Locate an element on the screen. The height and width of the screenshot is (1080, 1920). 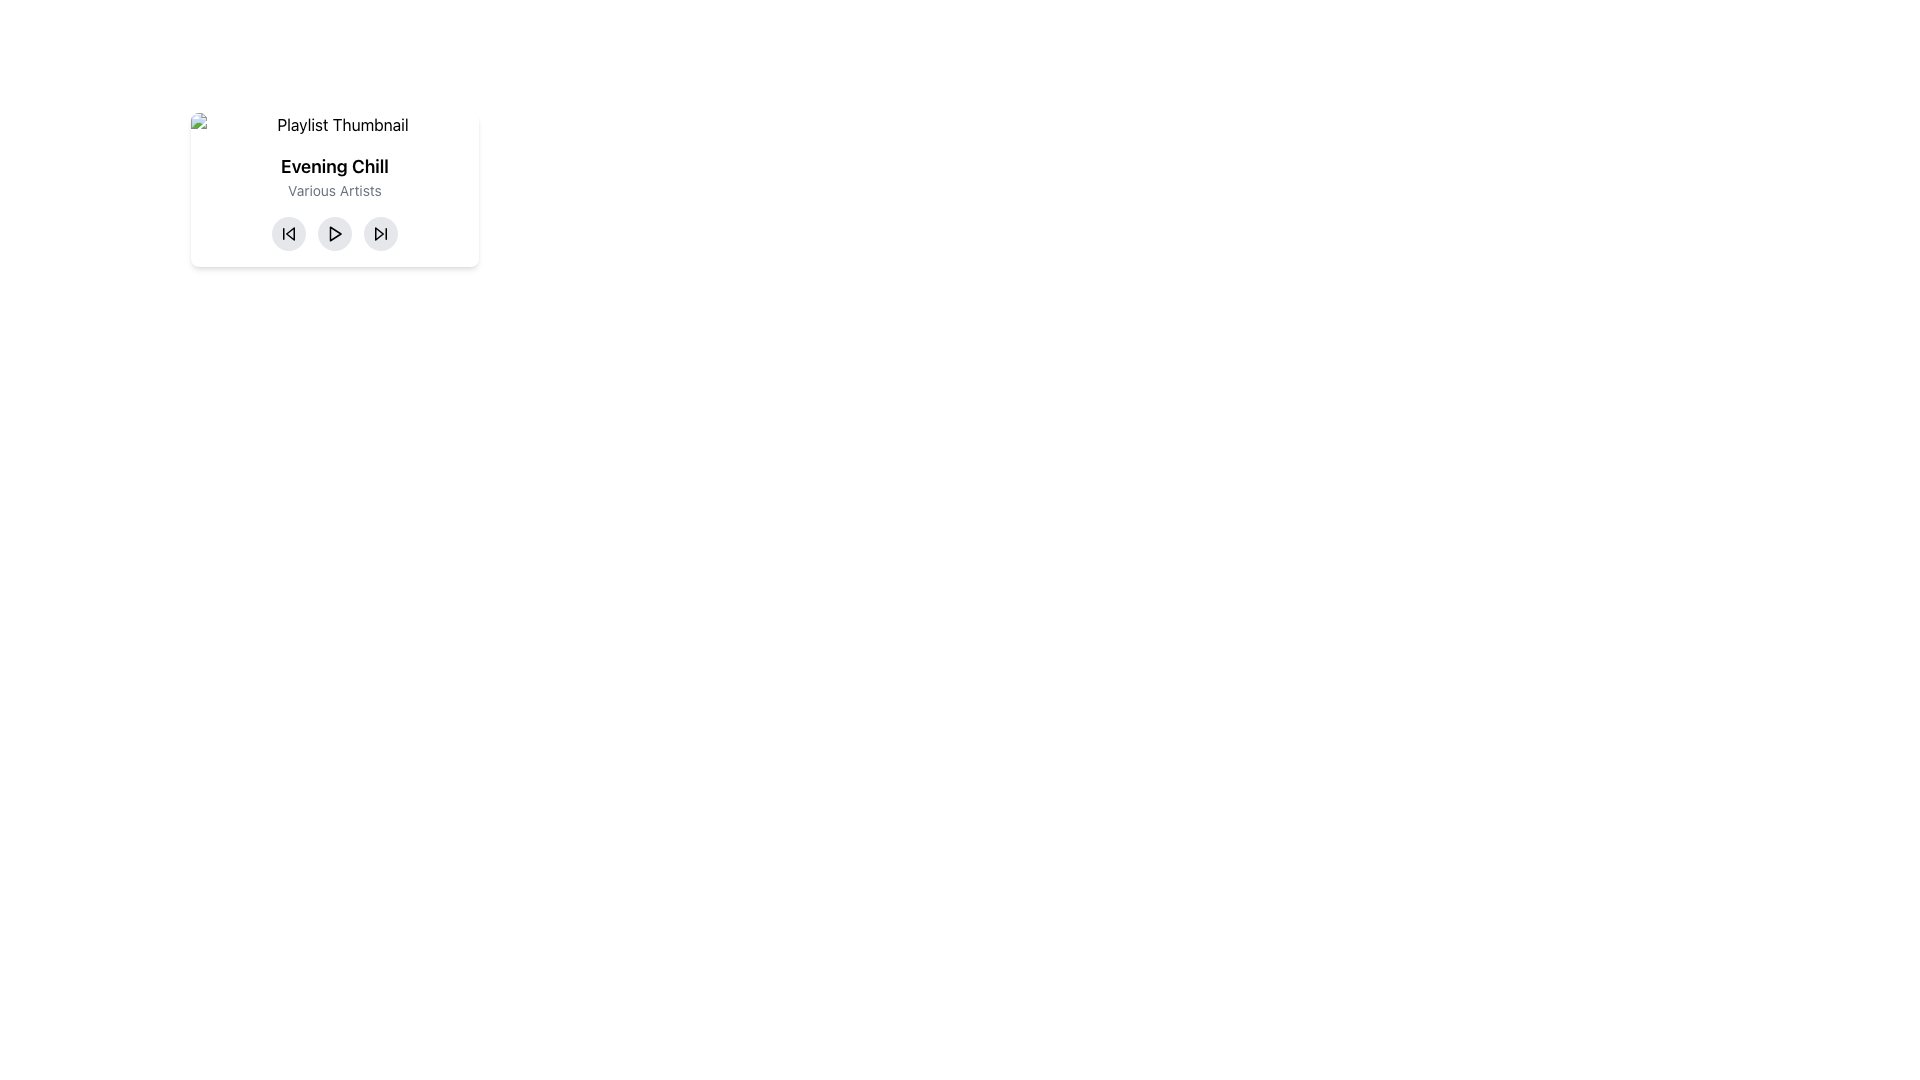
the forward-skip icon inside the circular button, which is the third button from the left in the media control row is located at coordinates (380, 233).